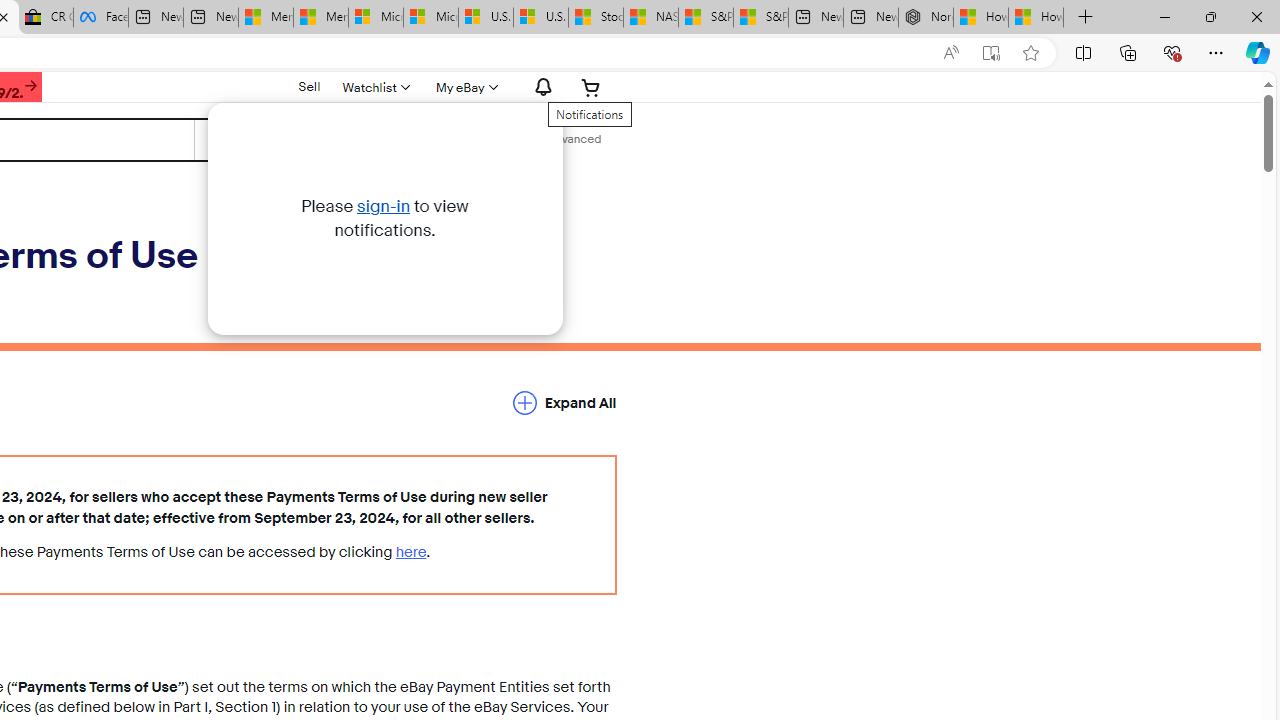 The height and width of the screenshot is (720, 1280). Describe the element at coordinates (991, 52) in the screenshot. I see `'Enter Immersive Reader (F9)'` at that location.